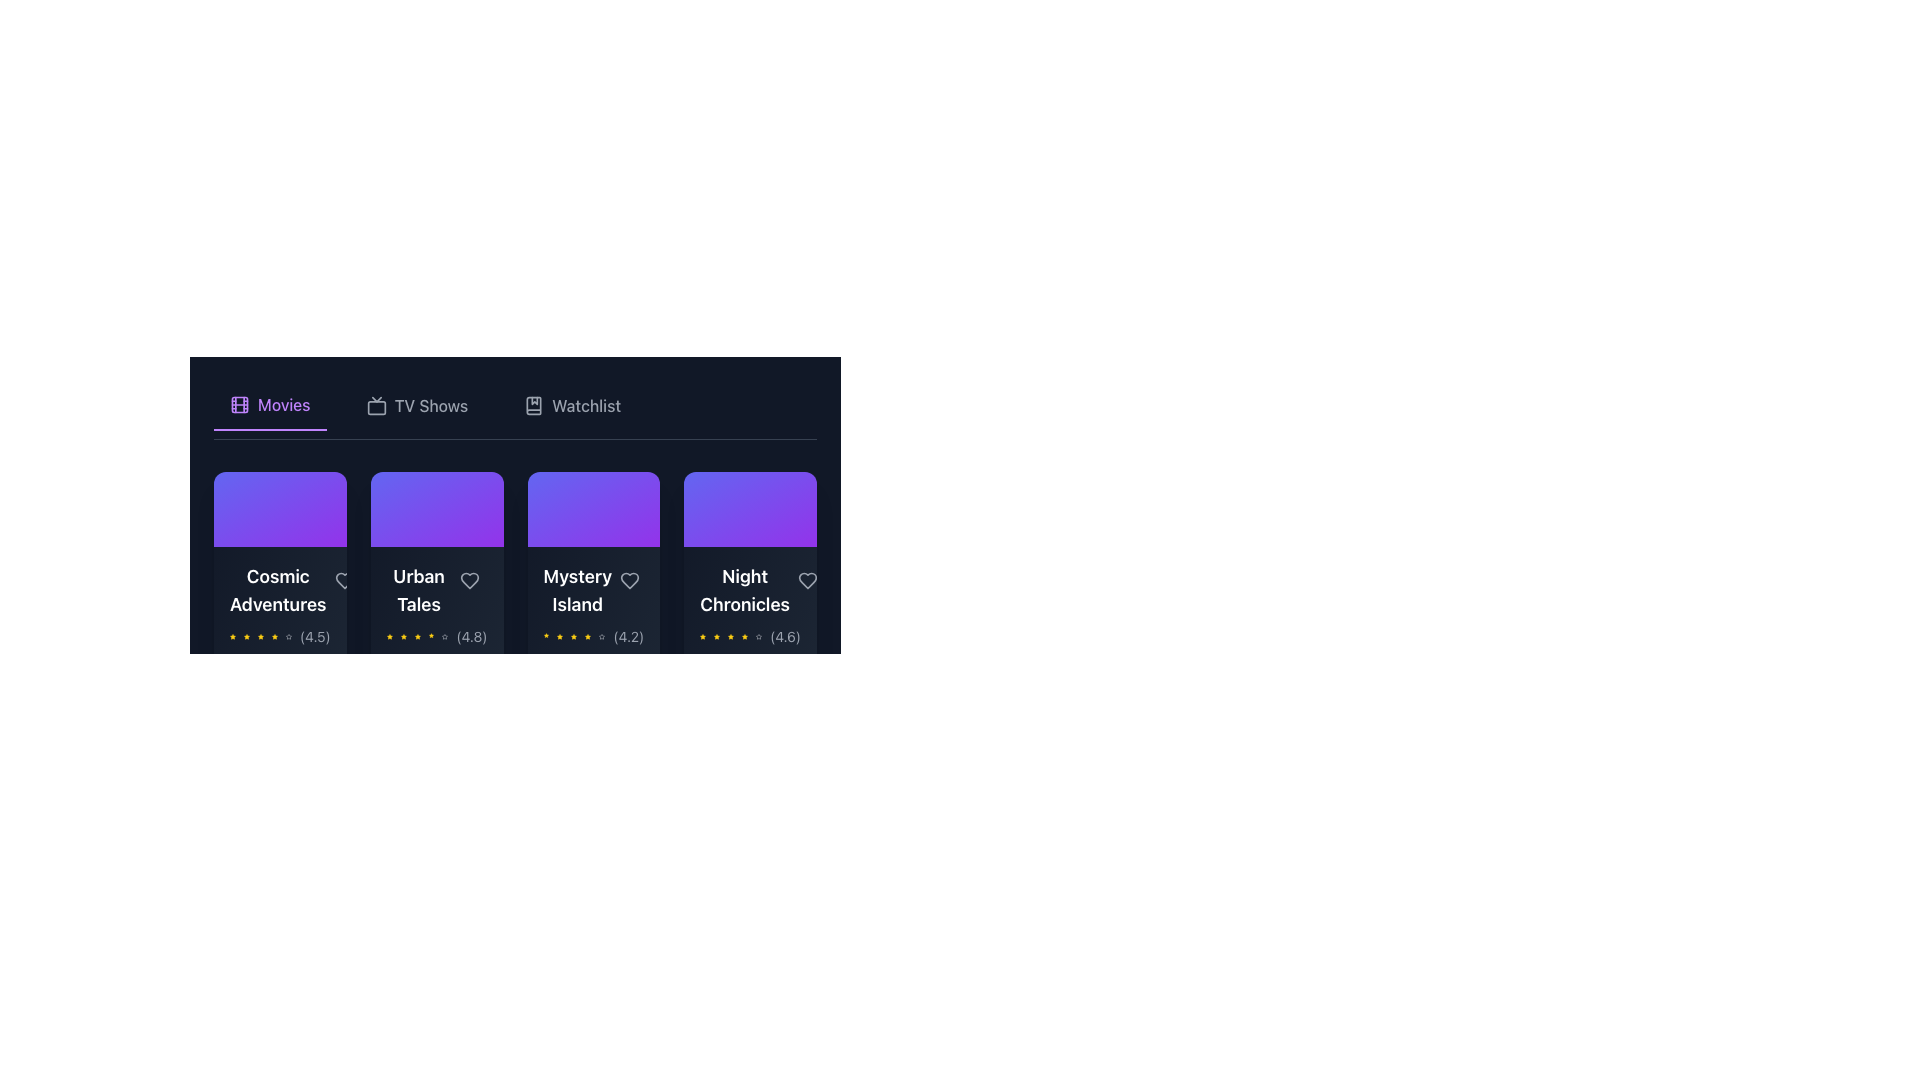 This screenshot has height=1080, width=1920. I want to click on the yellow filled star icon representing a rating, which is the third star in the 5-star rating scale beneath the 'Night Chronicles' card to rate it, so click(717, 636).